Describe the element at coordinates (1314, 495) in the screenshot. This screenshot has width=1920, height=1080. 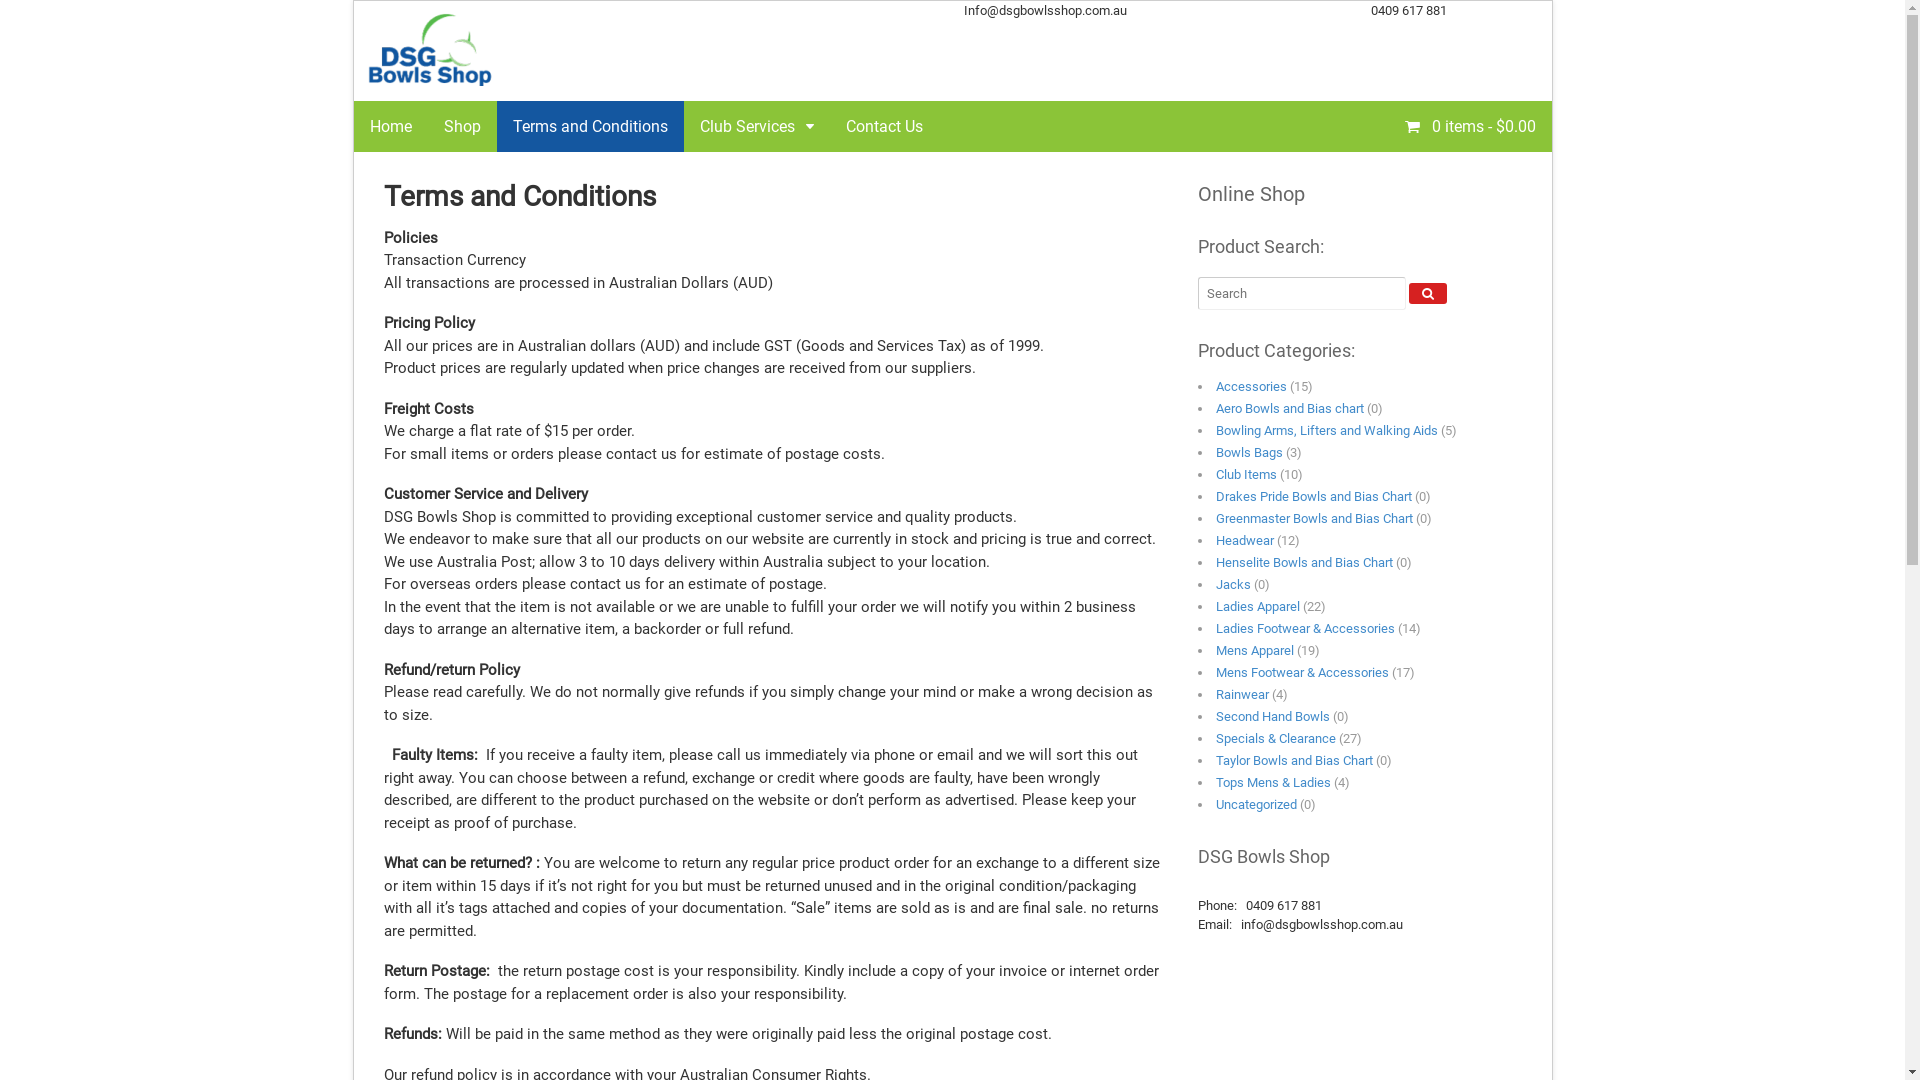
I see `'Drakes Pride Bowls and Bias Chart'` at that location.